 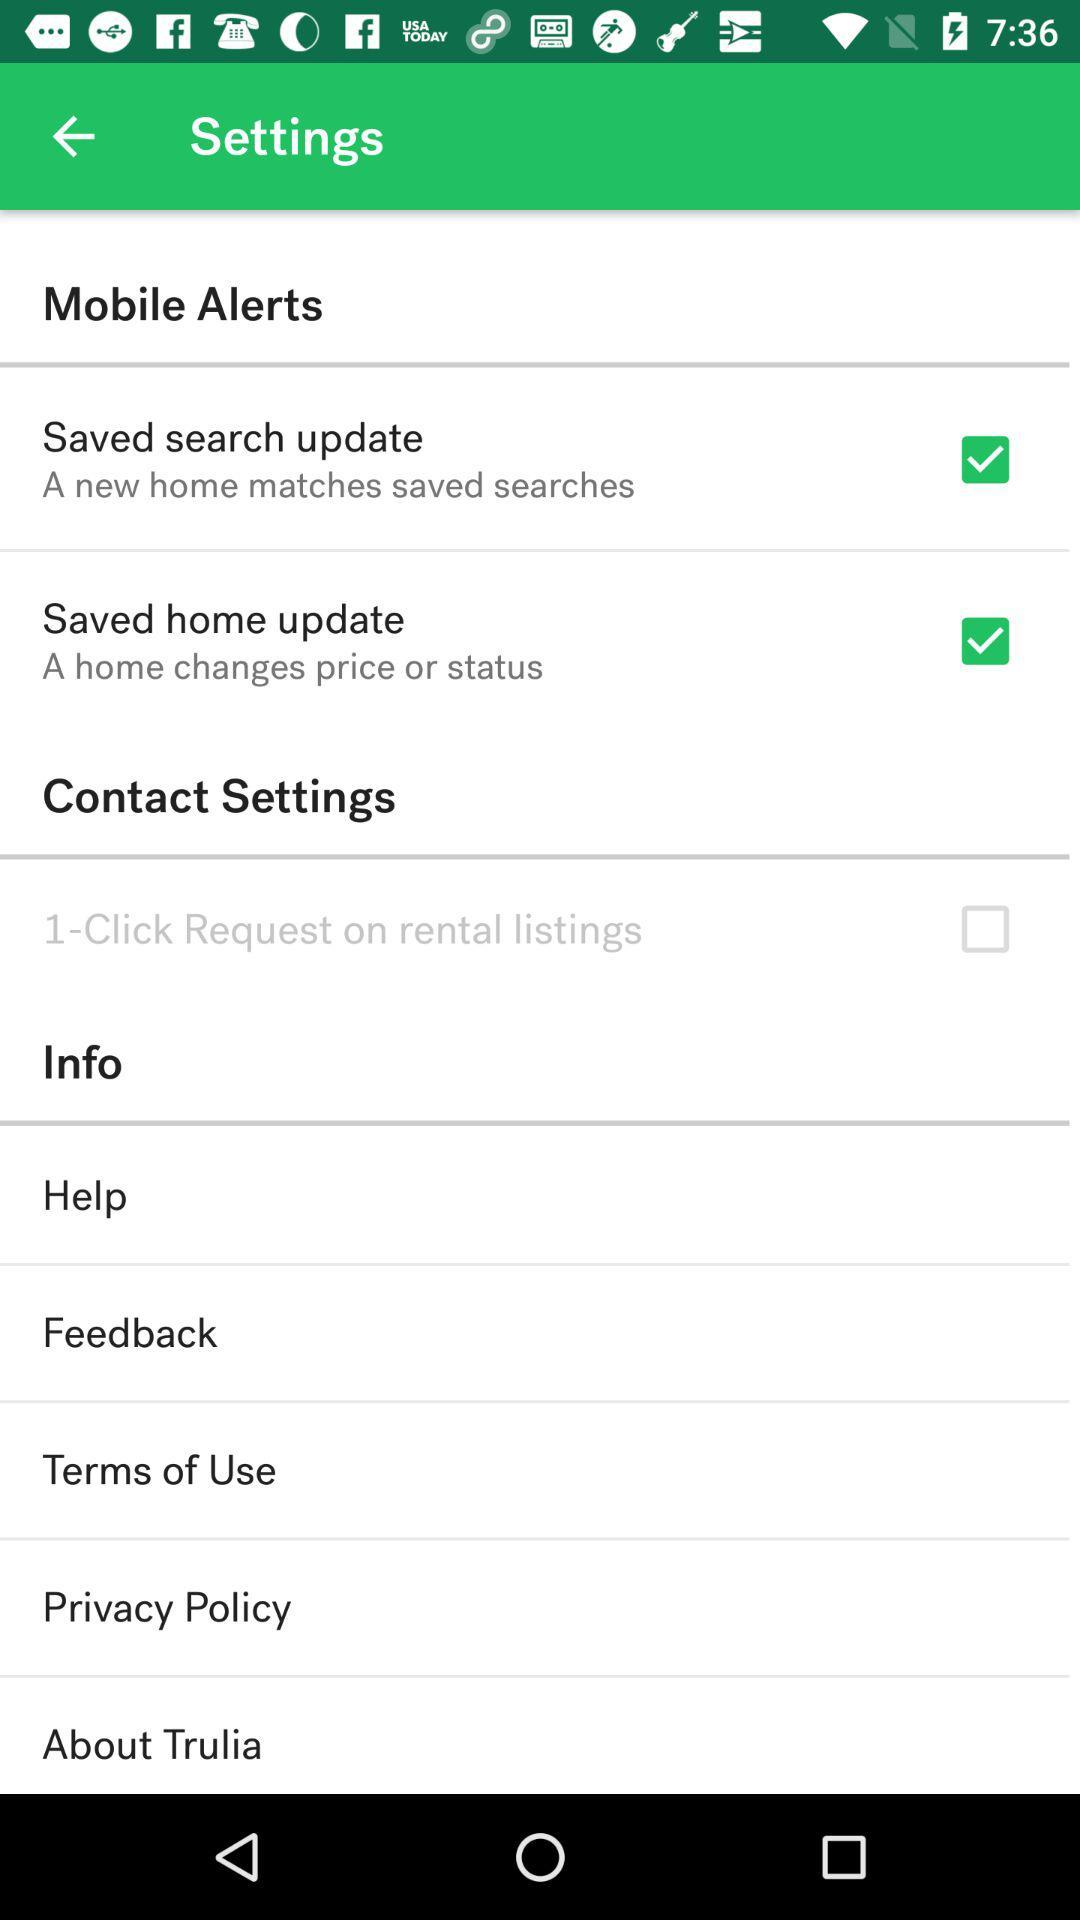 What do you see at coordinates (533, 795) in the screenshot?
I see `the contact settings` at bounding box center [533, 795].